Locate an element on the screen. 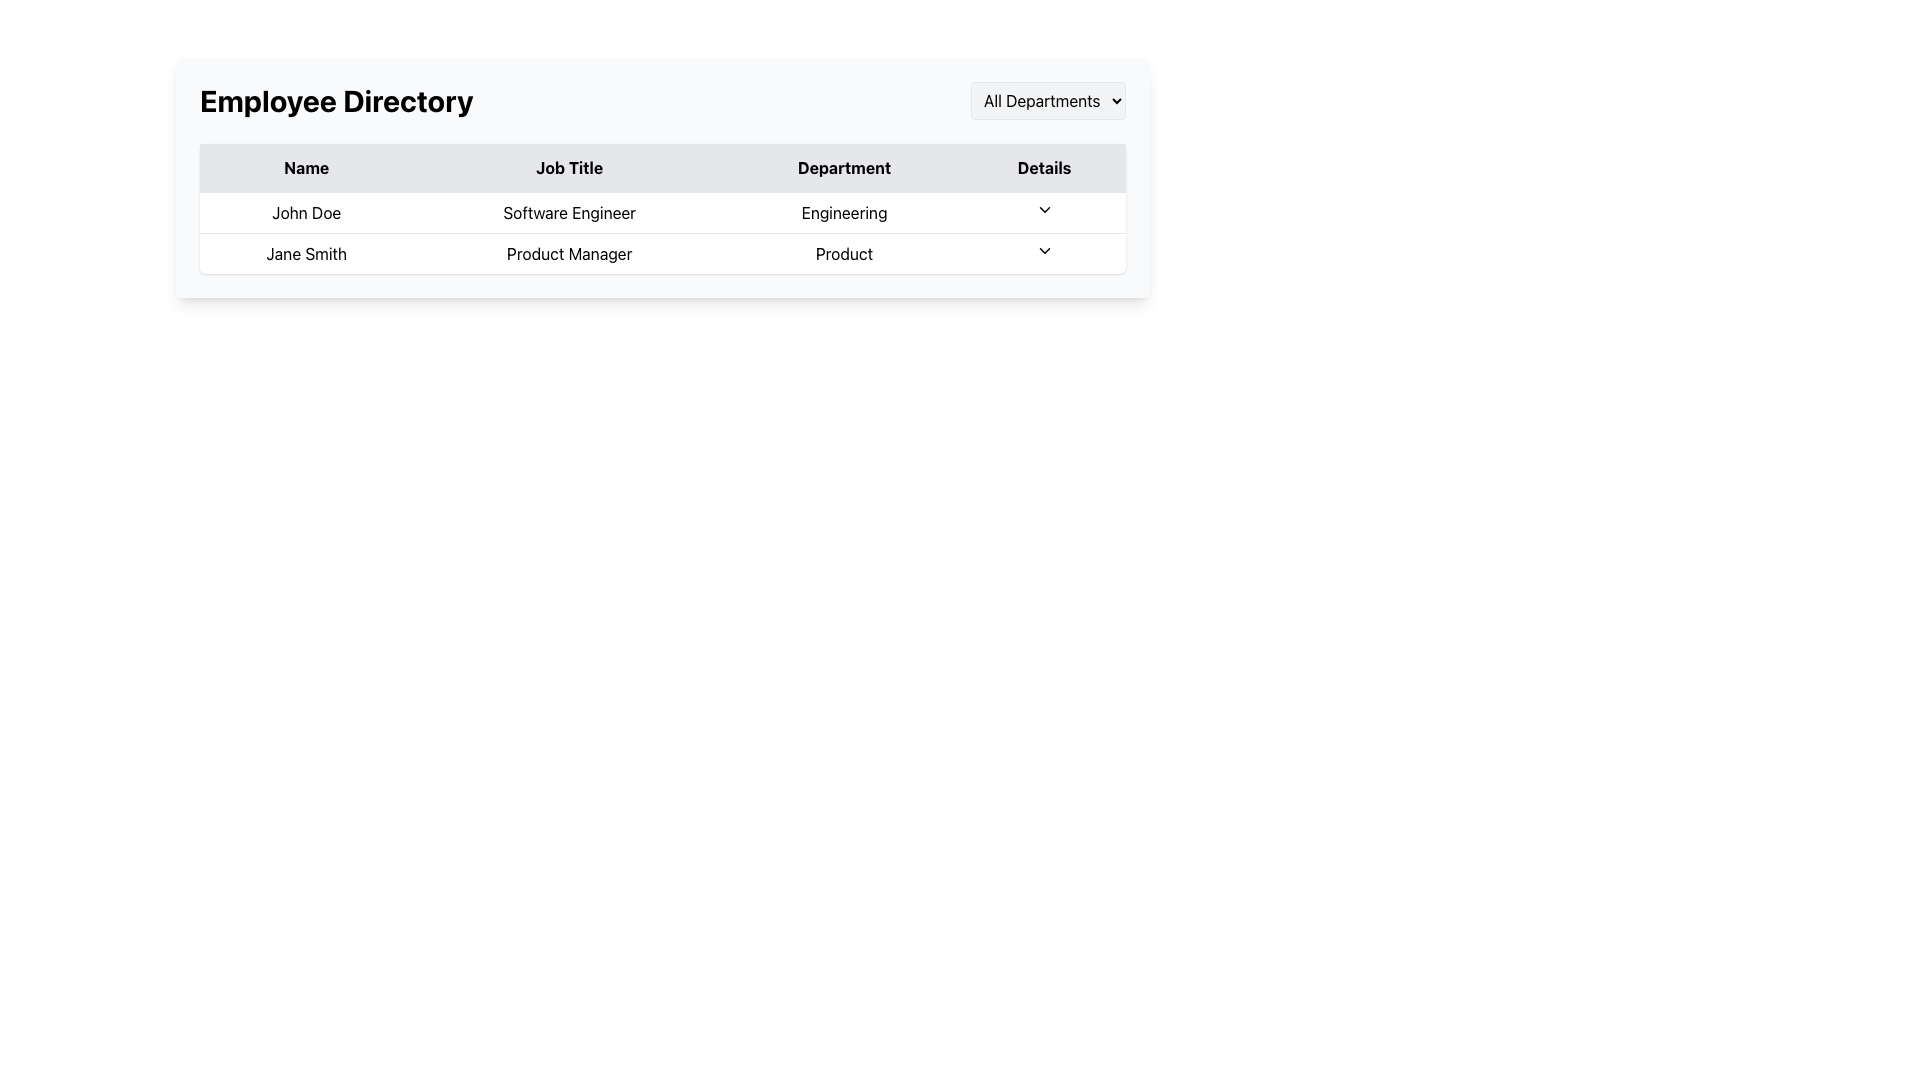  the text label displaying 'Software Engineer' that is located in the second column of the row corresponding to 'John Doe' is located at coordinates (568, 212).